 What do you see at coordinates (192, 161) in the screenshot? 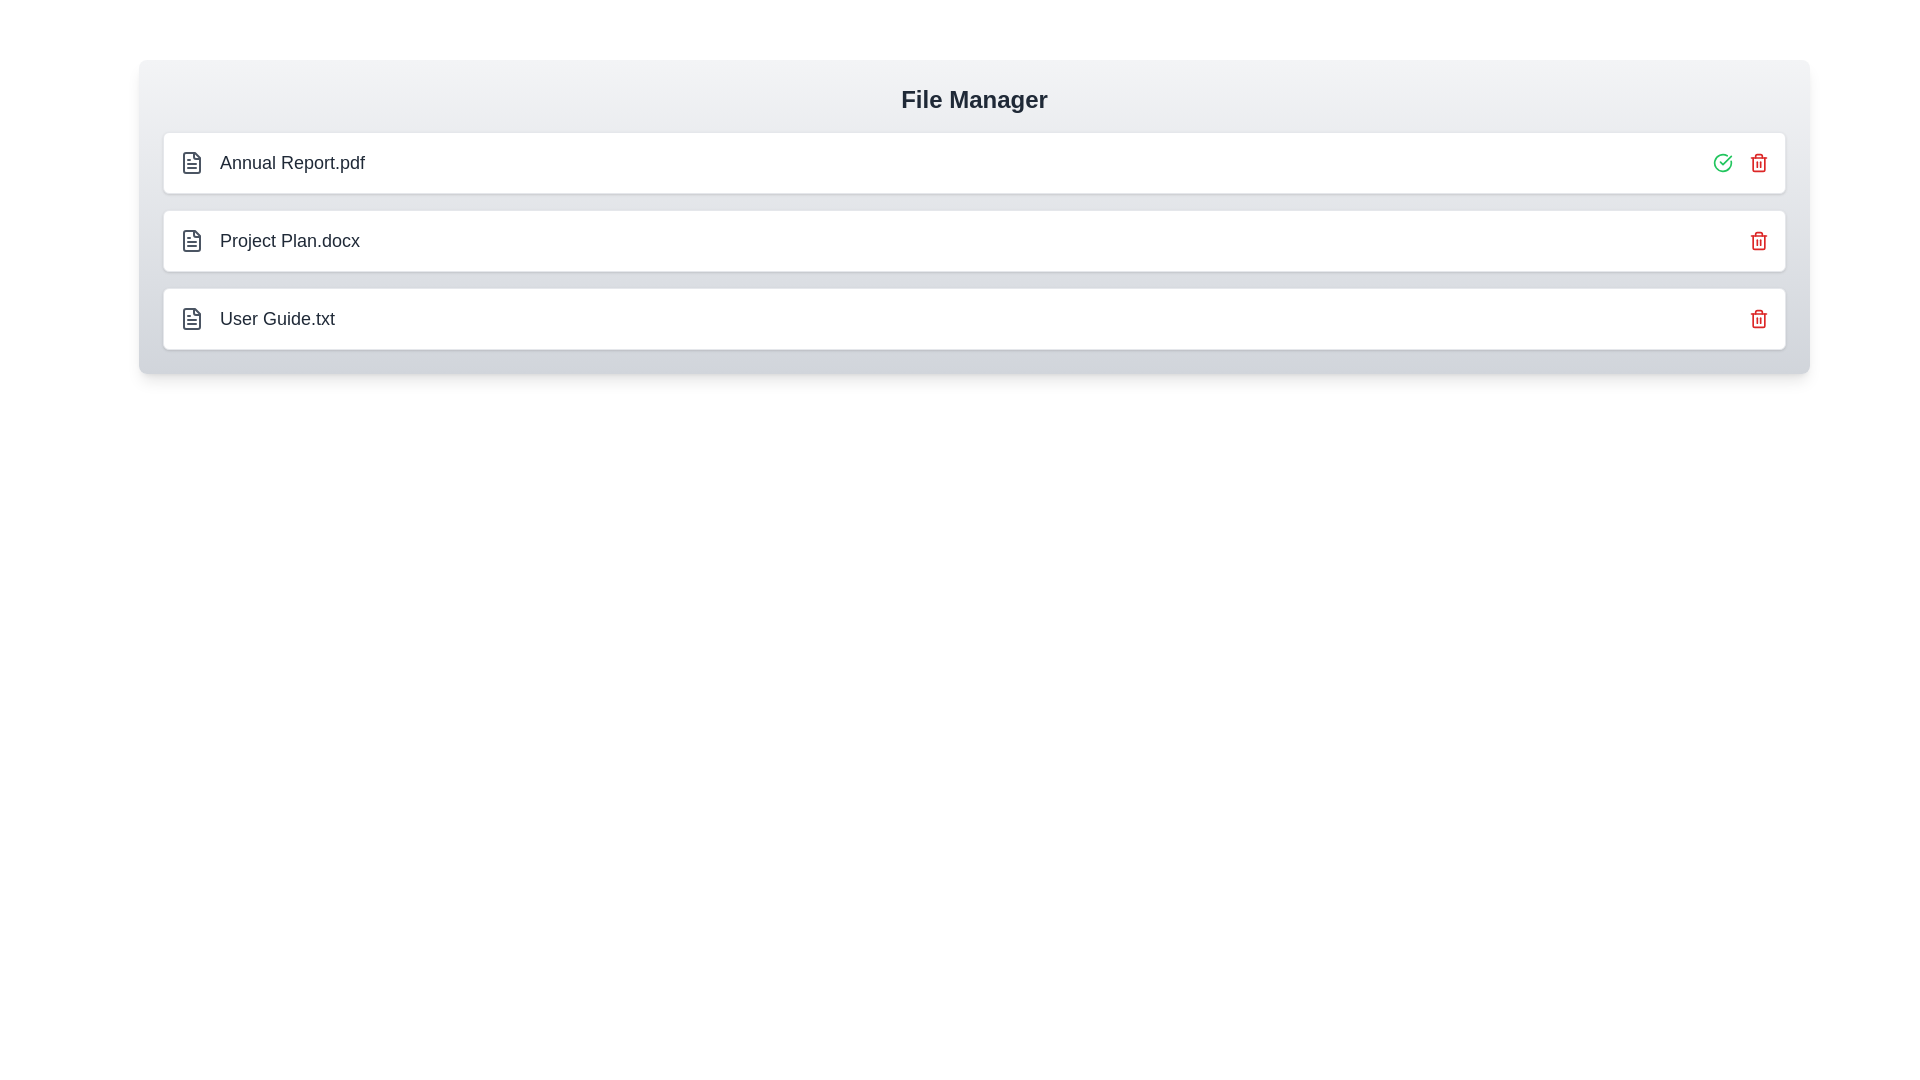
I see `the document icon representing 'Annual Report.pdf'` at bounding box center [192, 161].